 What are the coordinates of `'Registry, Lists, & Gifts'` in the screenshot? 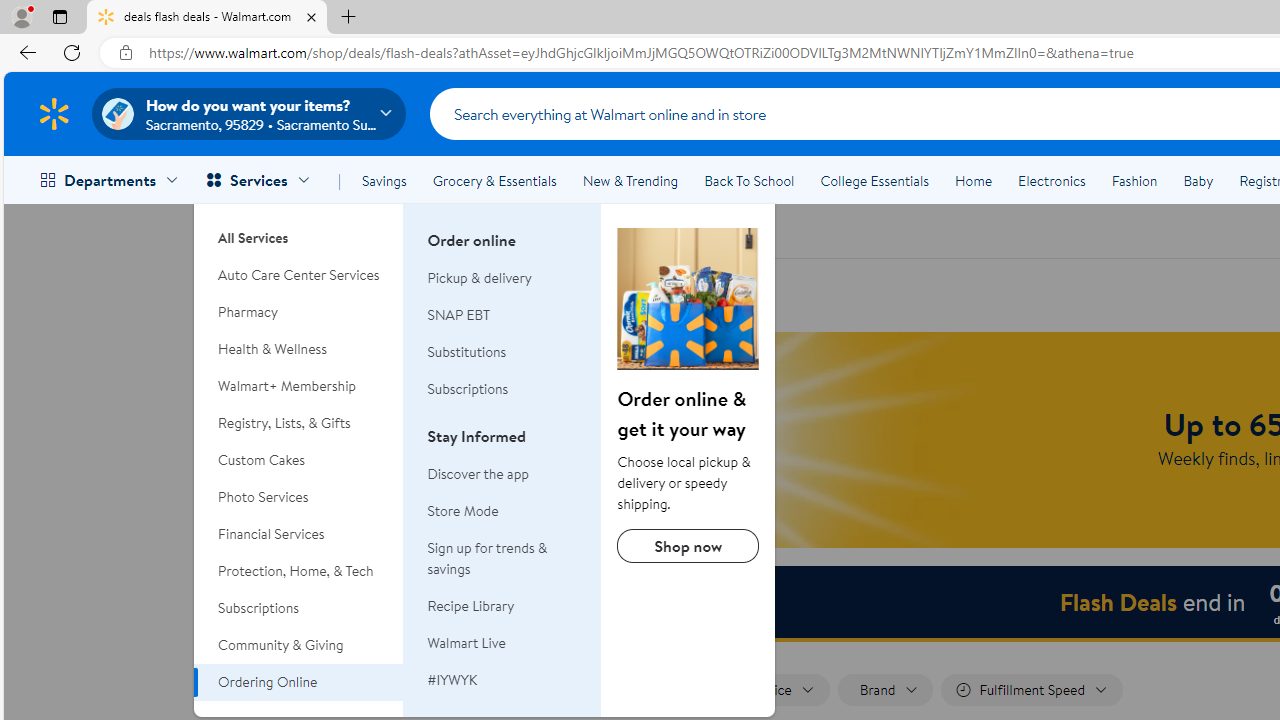 It's located at (298, 422).